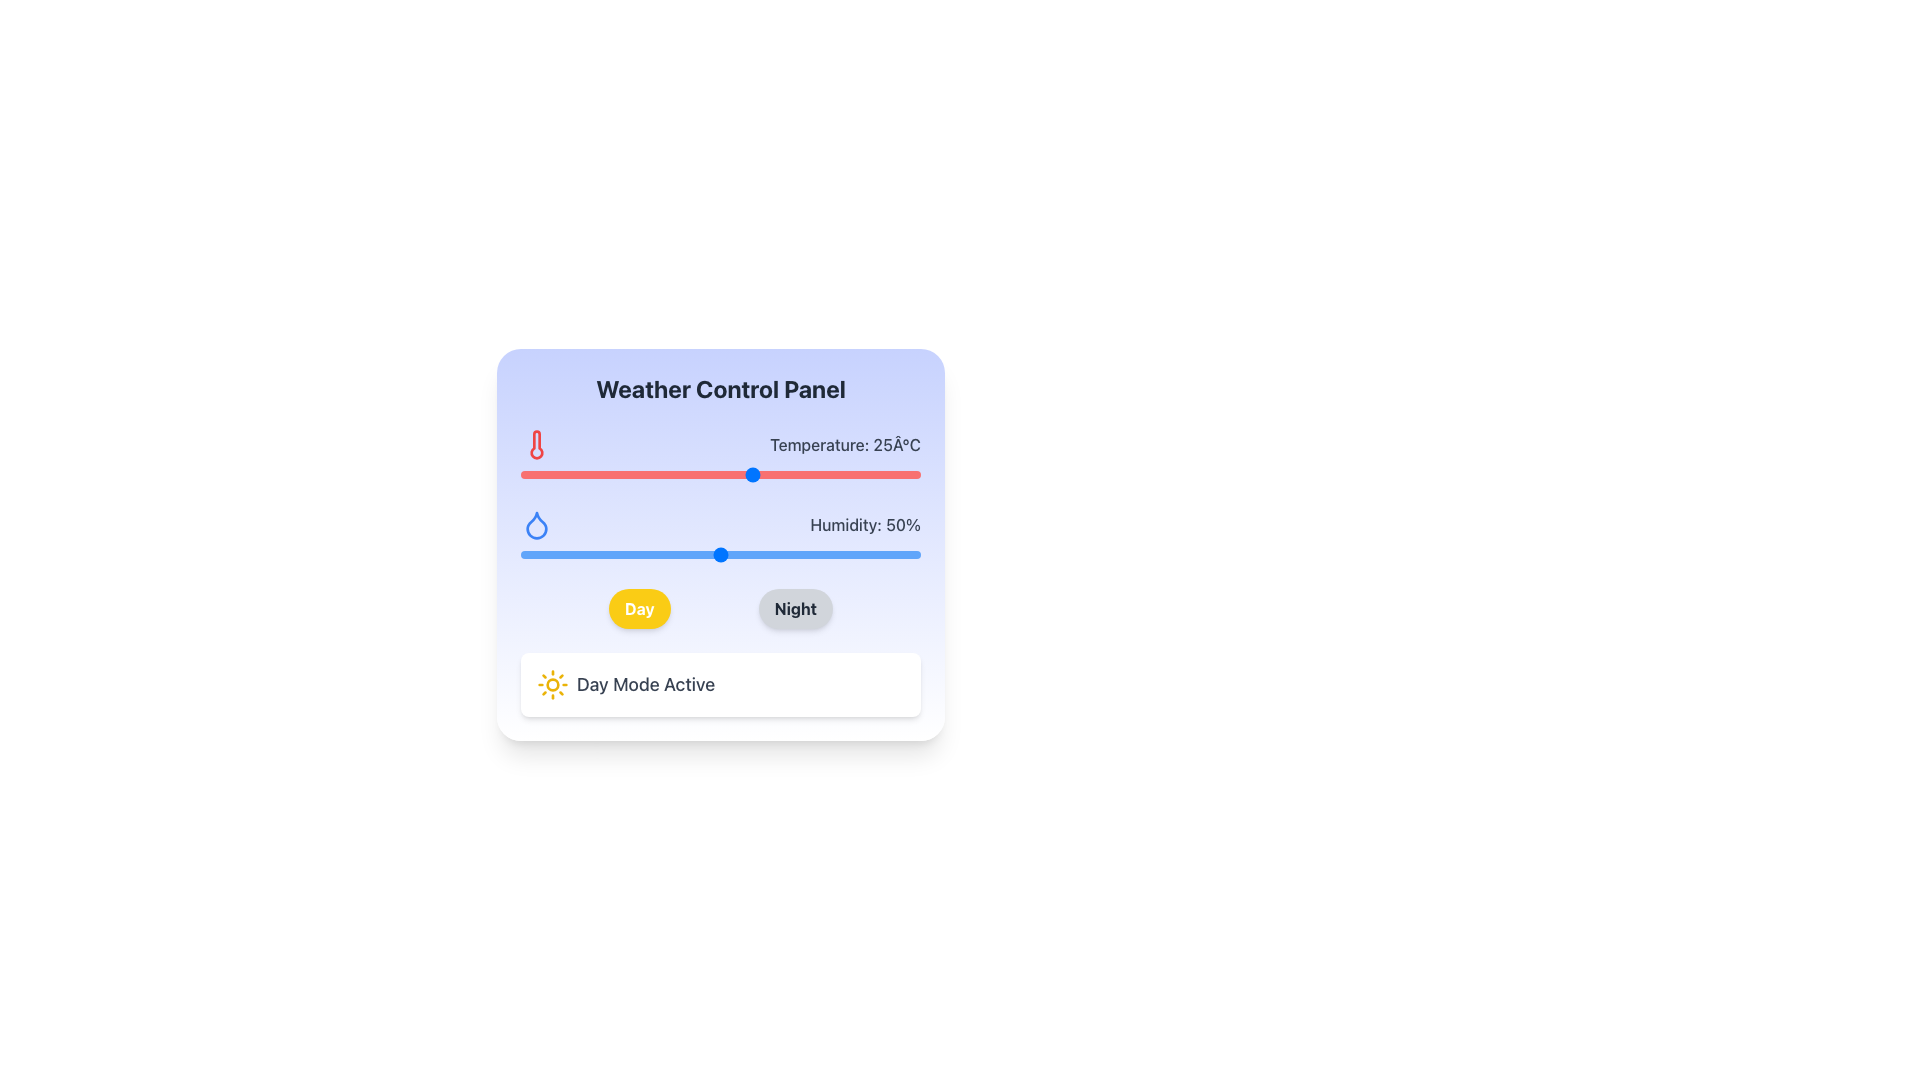  What do you see at coordinates (720, 555) in the screenshot?
I see `humidity level` at bounding box center [720, 555].